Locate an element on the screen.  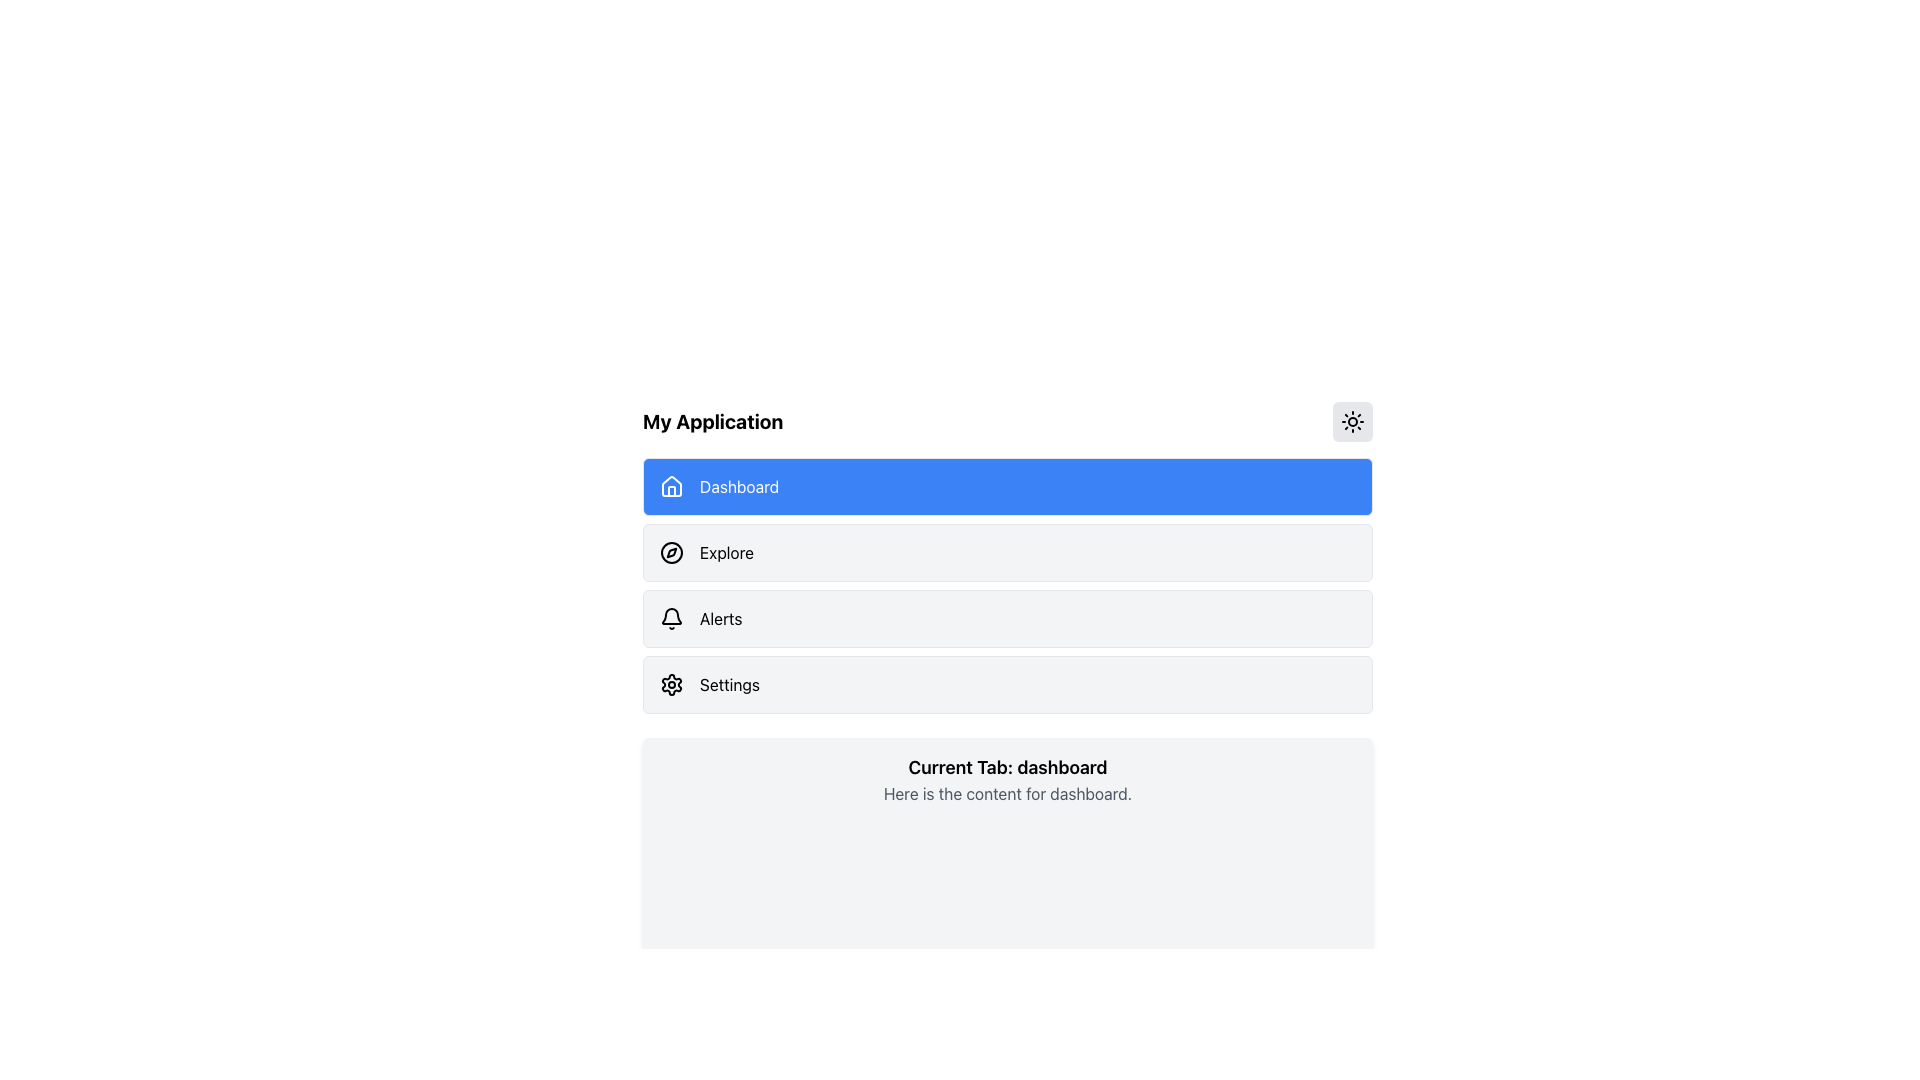
the toggle button located at the top-right corner of the application interface is located at coordinates (1353, 420).